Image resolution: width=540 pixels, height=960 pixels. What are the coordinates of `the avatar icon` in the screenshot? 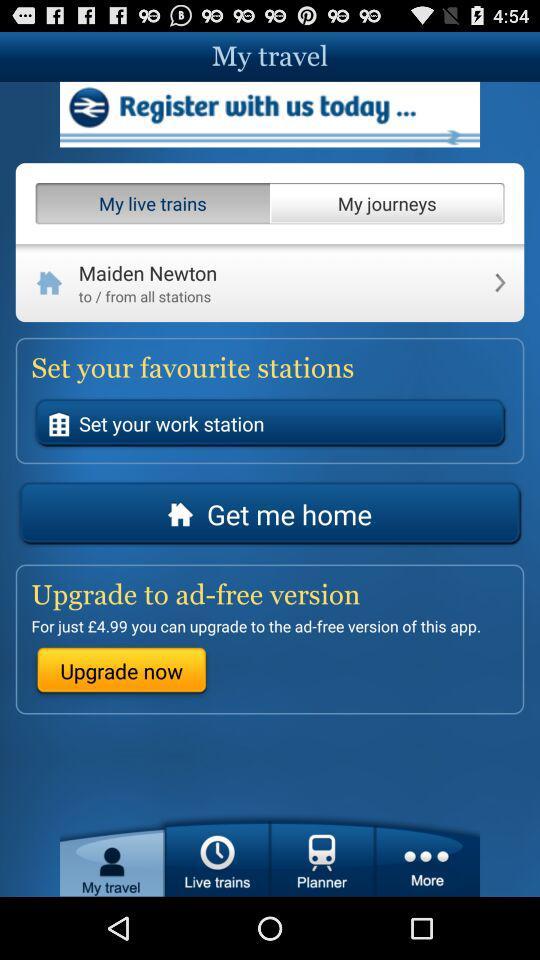 It's located at (112, 914).